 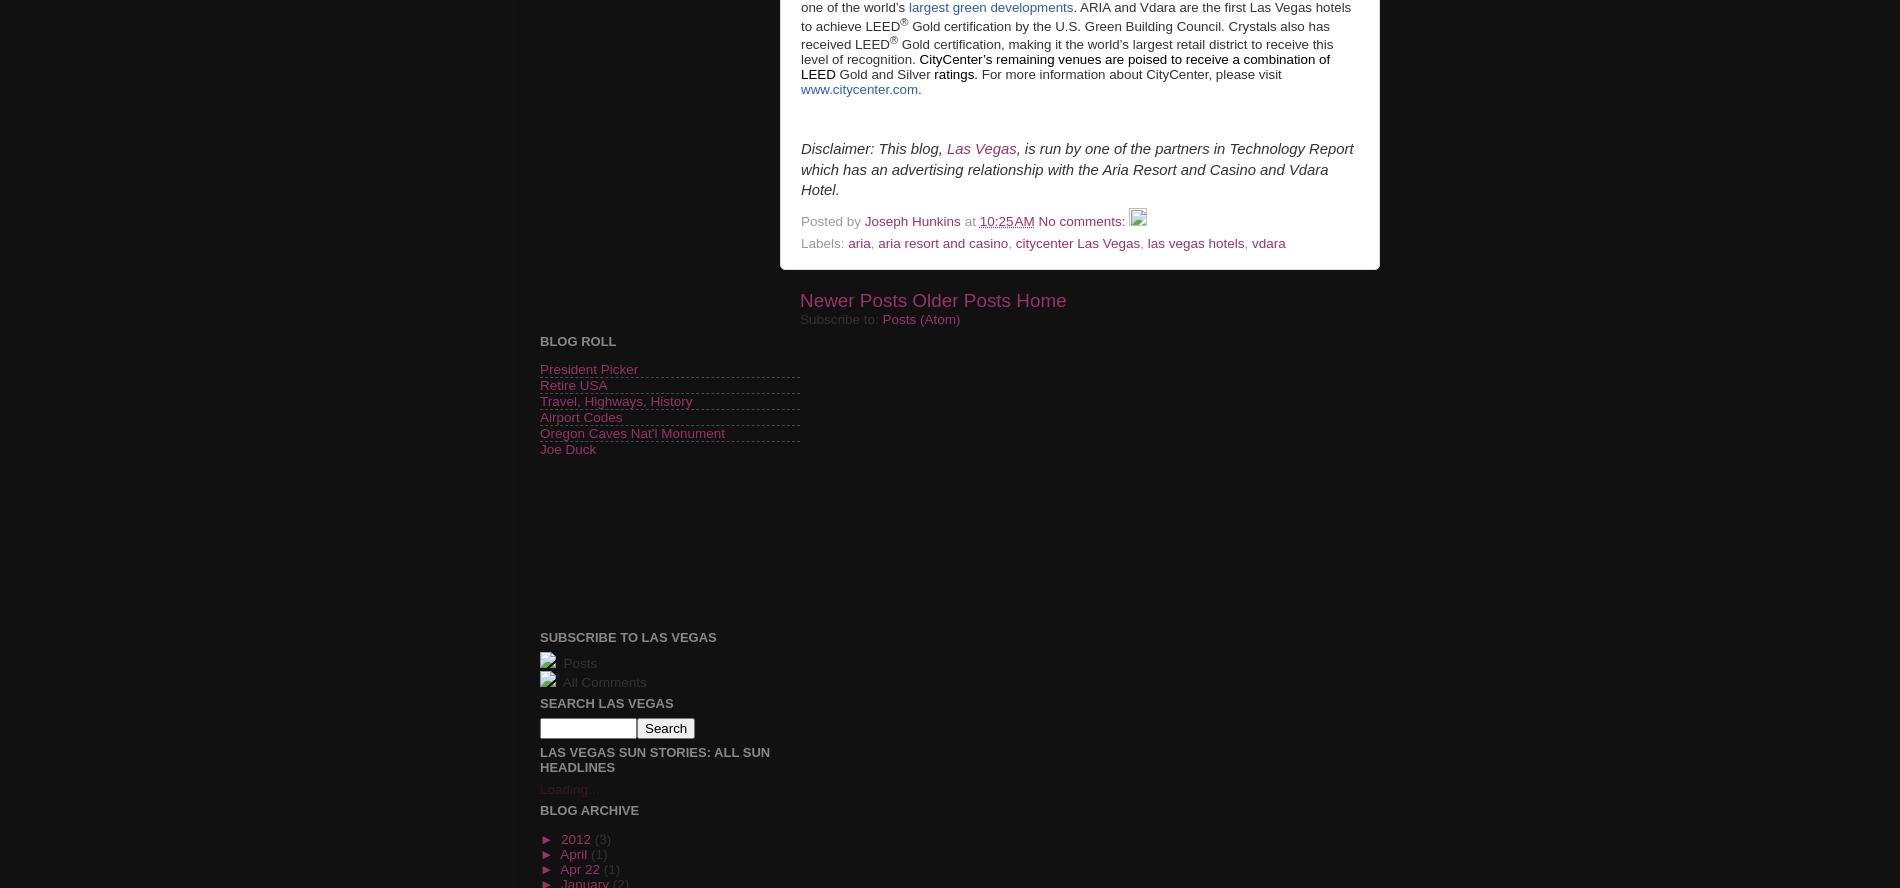 What do you see at coordinates (839, 318) in the screenshot?
I see `'Subscribe to:'` at bounding box center [839, 318].